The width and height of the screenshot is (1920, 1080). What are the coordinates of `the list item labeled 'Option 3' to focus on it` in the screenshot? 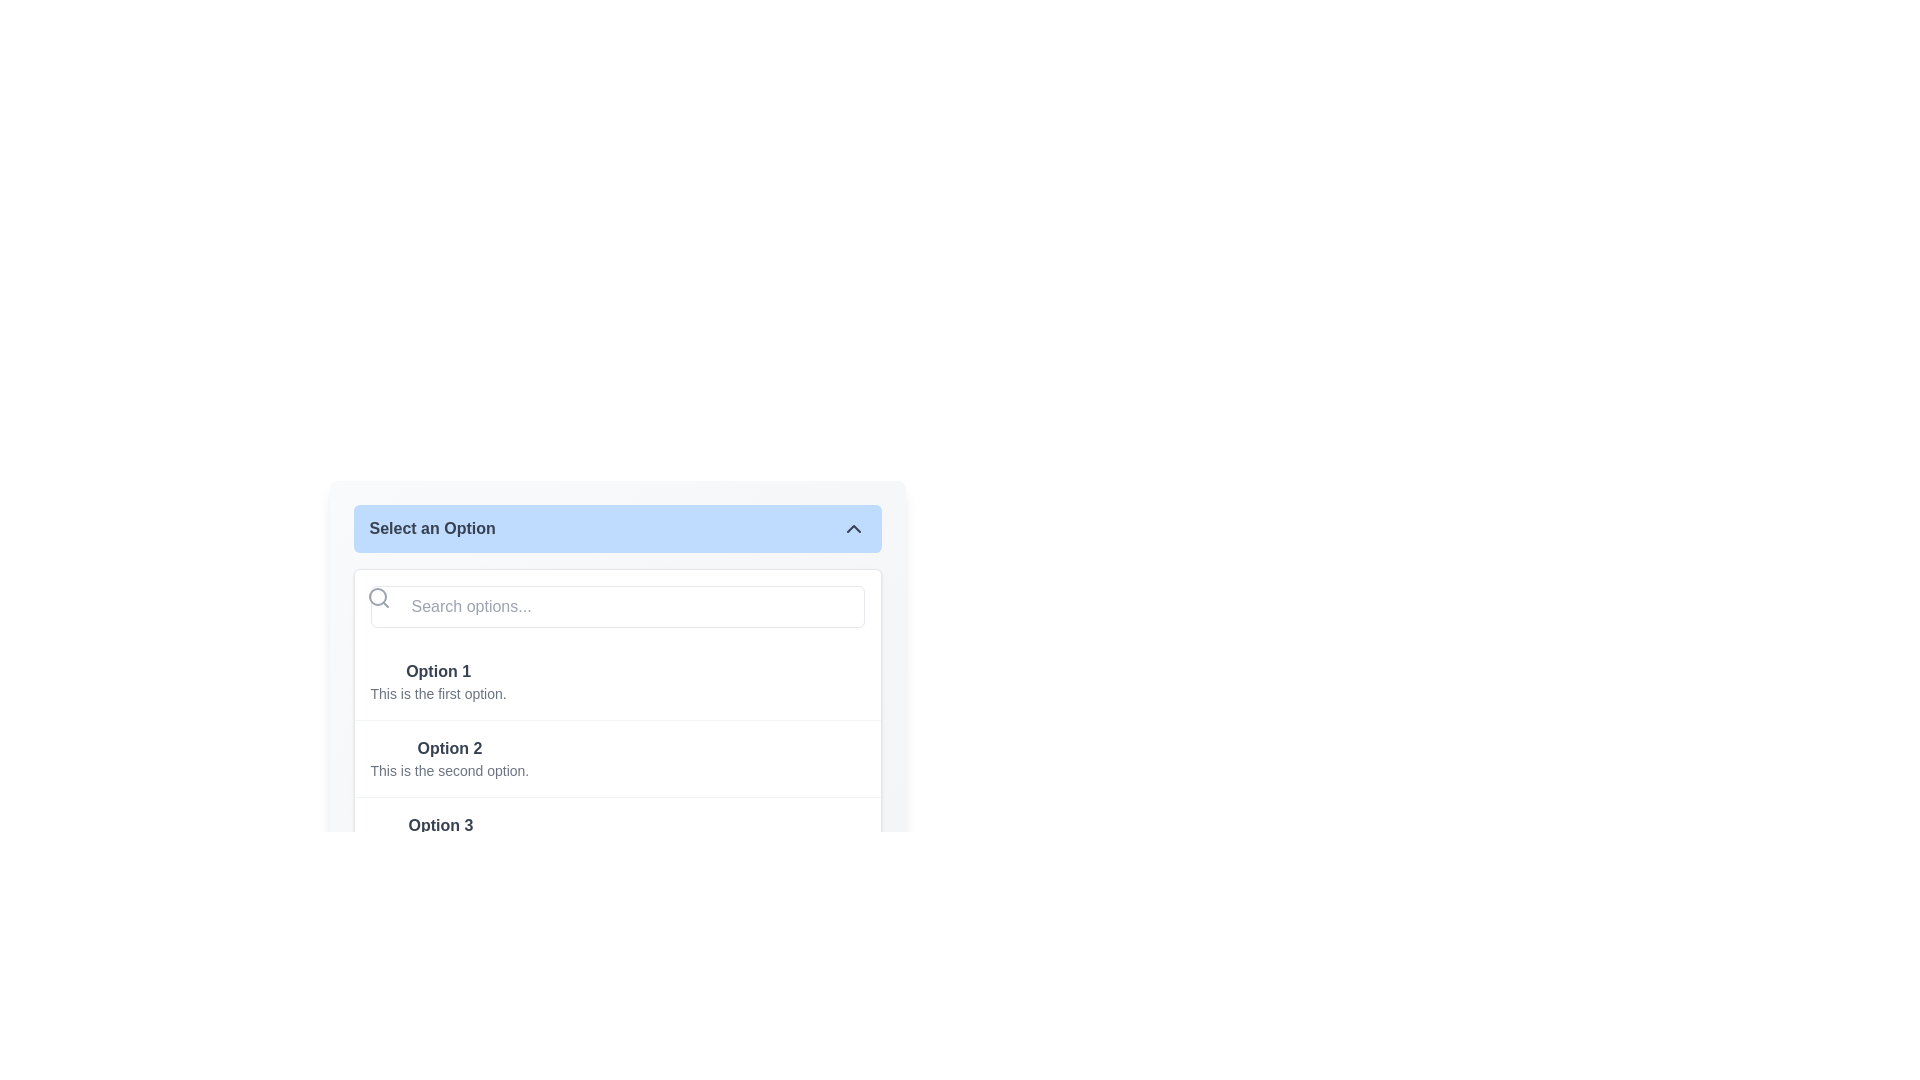 It's located at (440, 836).